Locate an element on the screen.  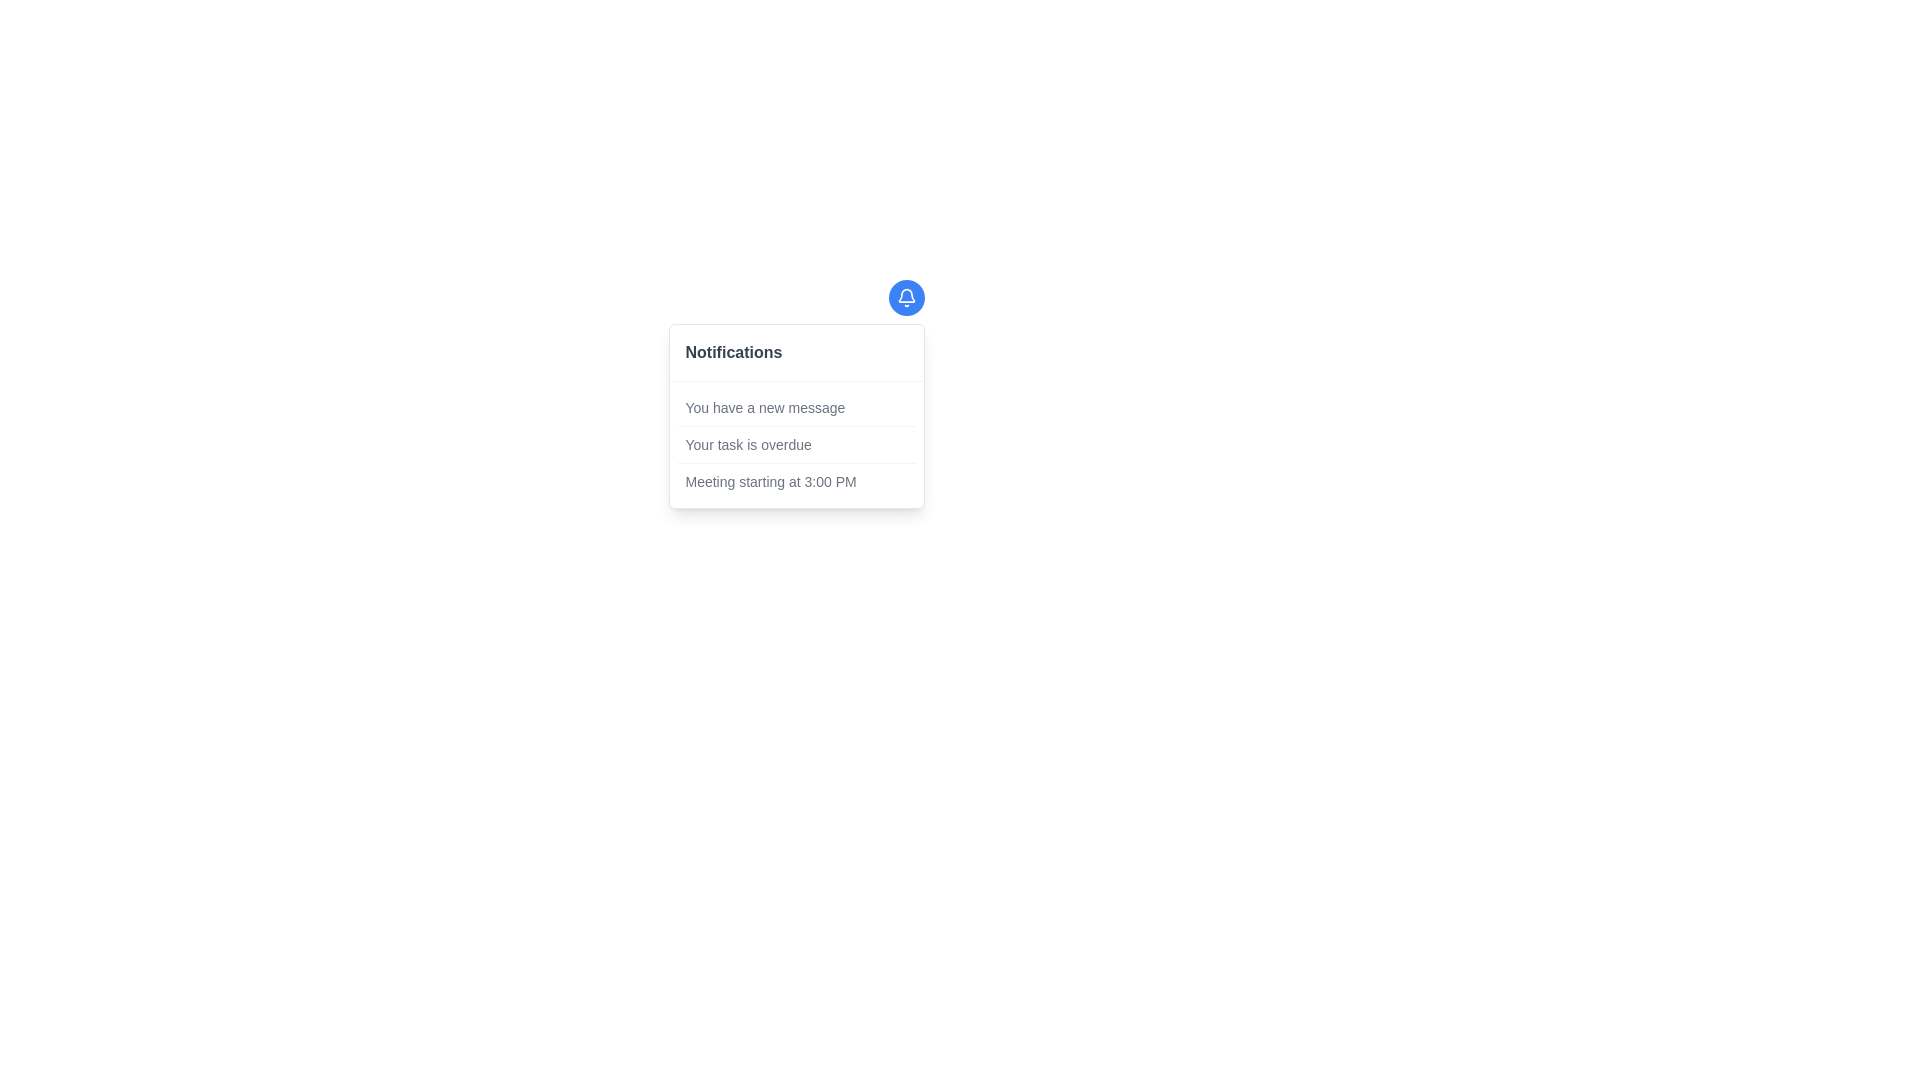
text label that informs the user about an overdue task, located in the notification popup window below 'You have a new message' and above 'Meeting starting at 3:00 PM' is located at coordinates (747, 443).